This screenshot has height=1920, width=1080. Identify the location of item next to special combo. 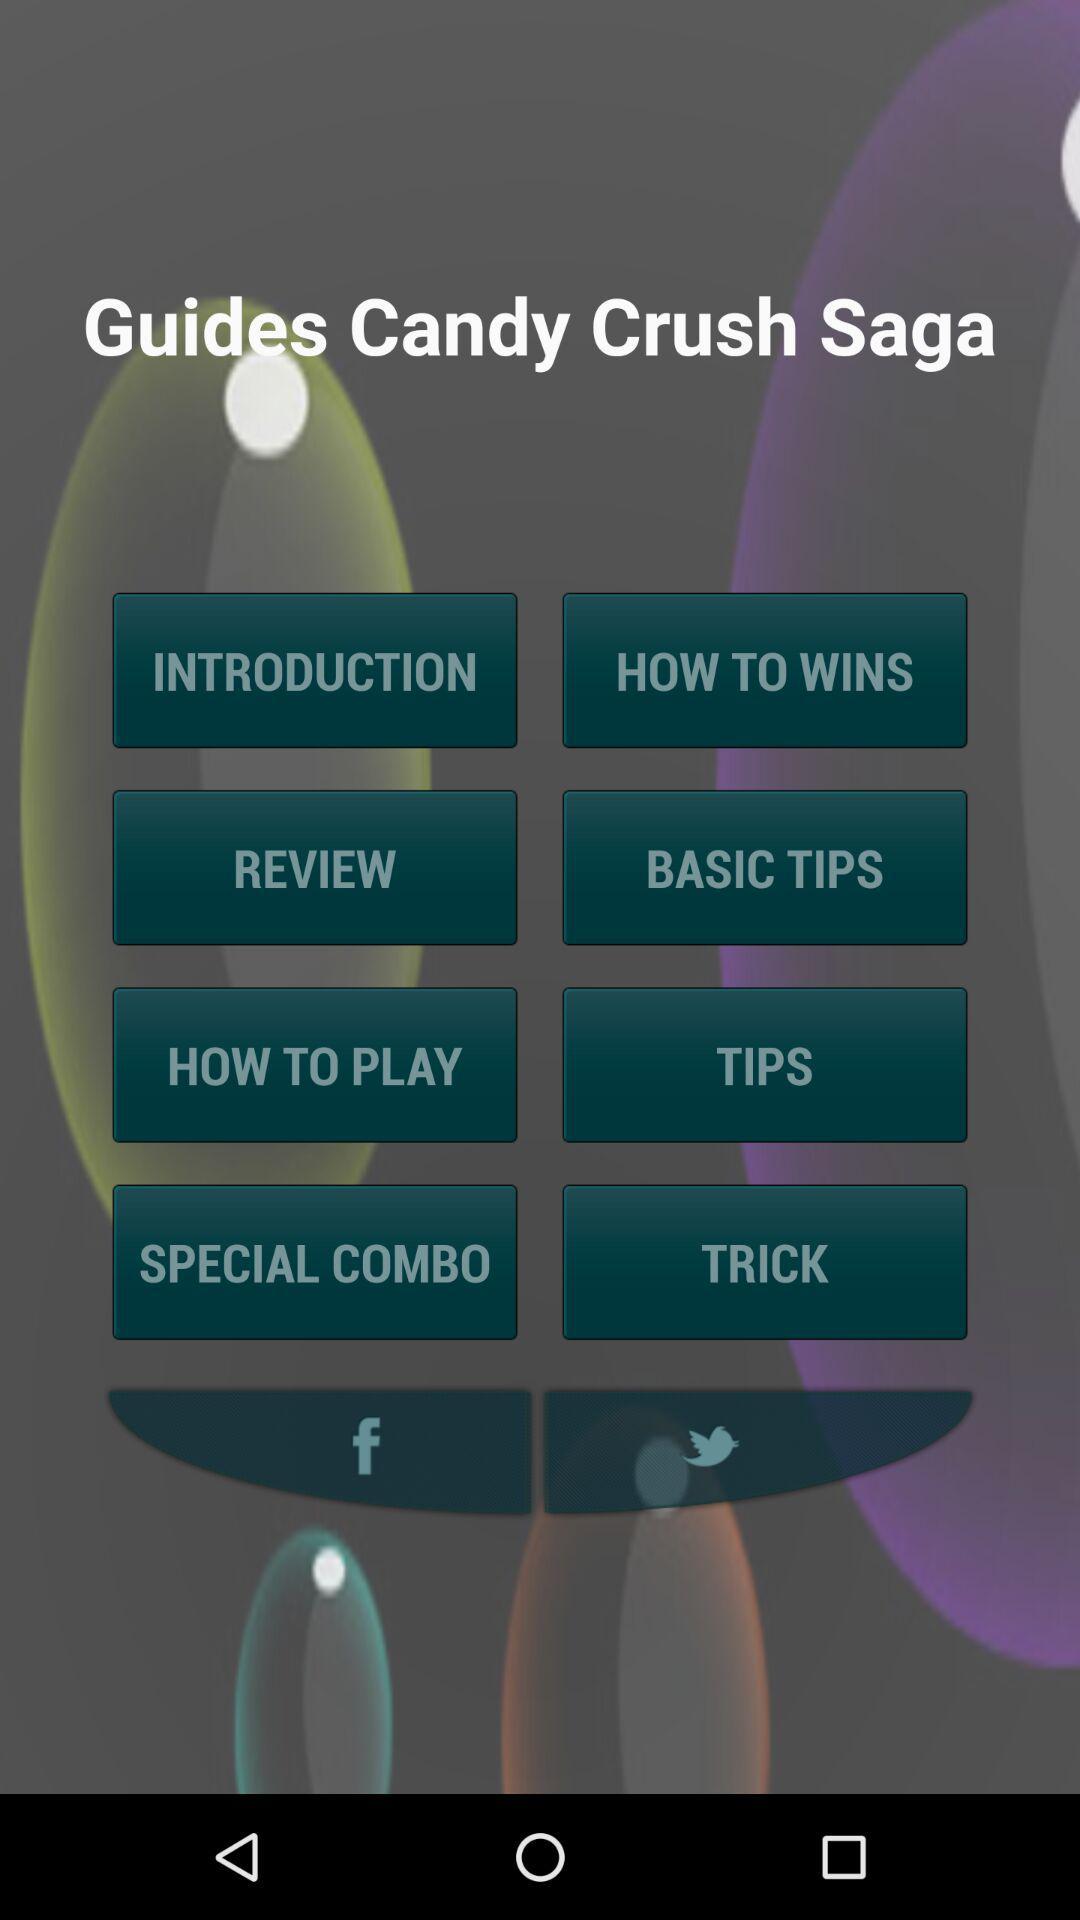
(764, 1261).